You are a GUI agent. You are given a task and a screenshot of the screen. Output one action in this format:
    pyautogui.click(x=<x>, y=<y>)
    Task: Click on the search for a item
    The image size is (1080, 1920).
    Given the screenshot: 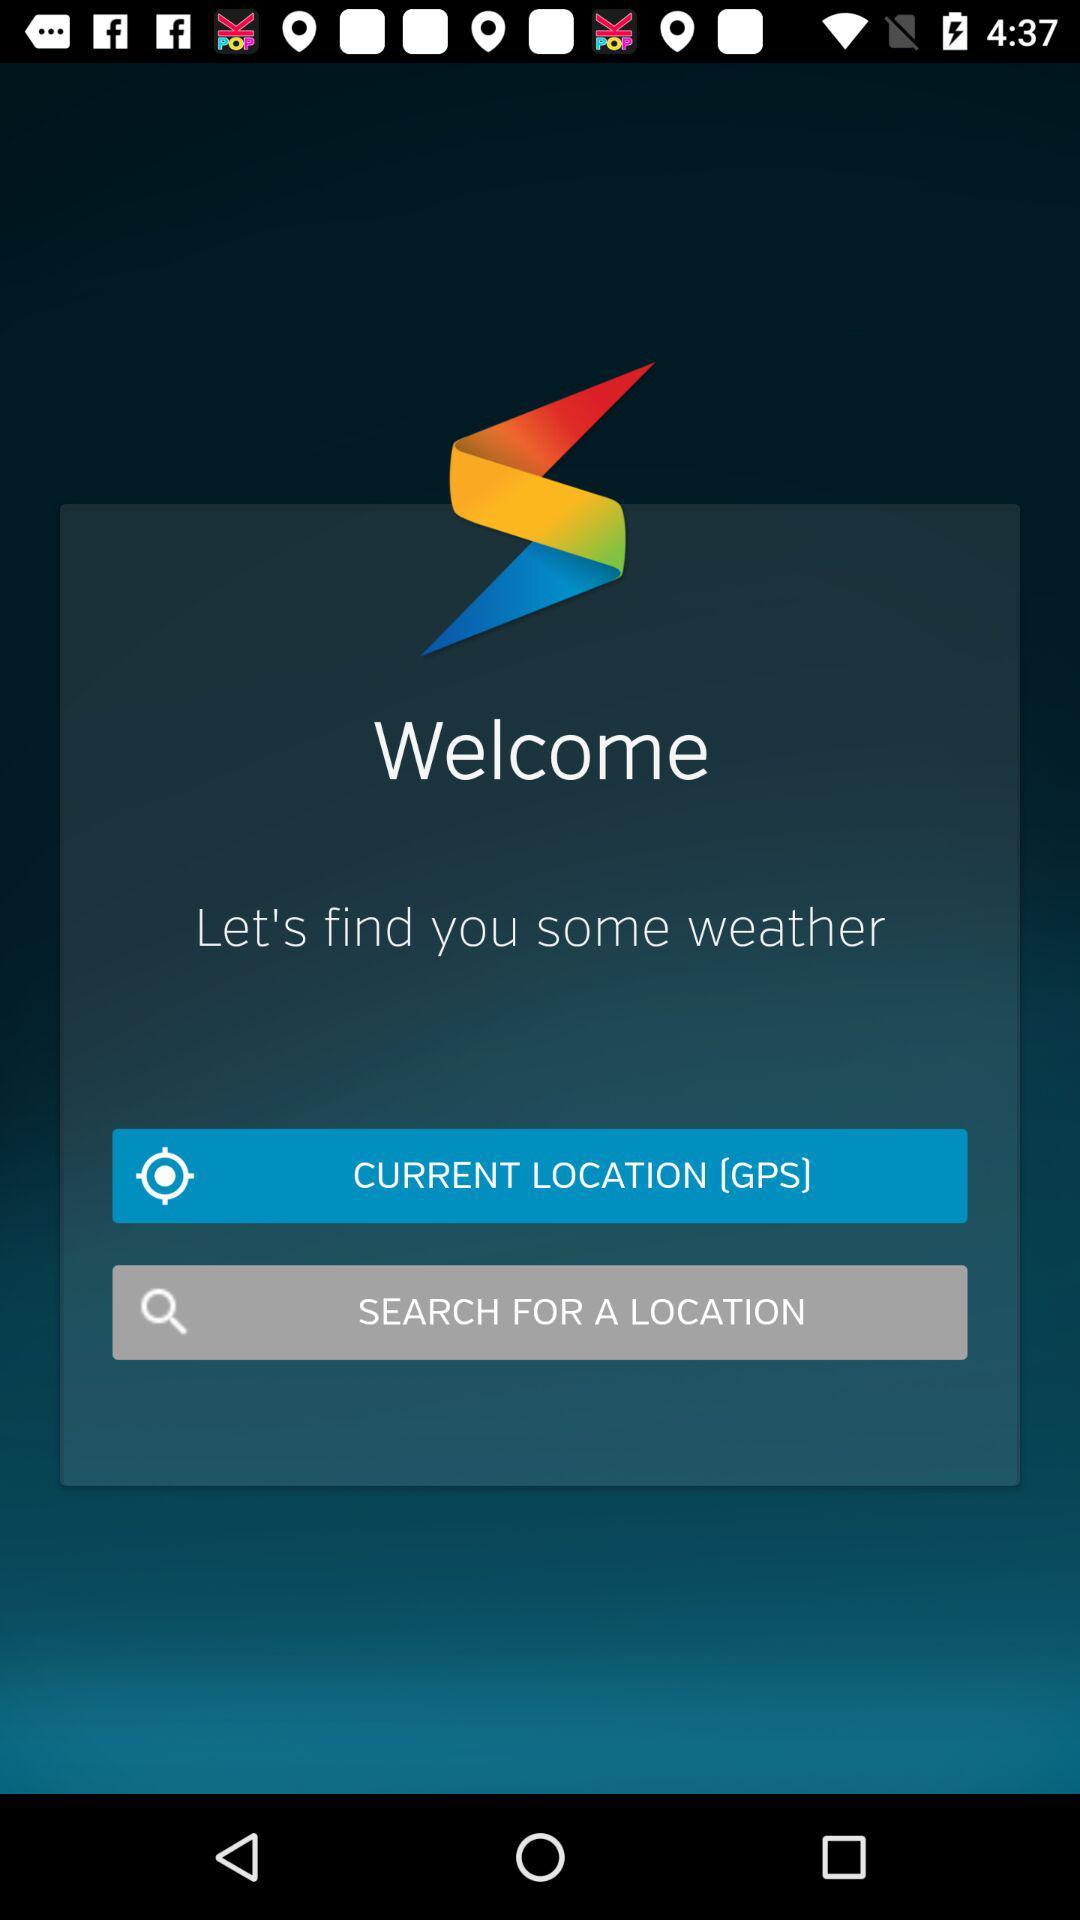 What is the action you would take?
    pyautogui.click(x=540, y=1312)
    